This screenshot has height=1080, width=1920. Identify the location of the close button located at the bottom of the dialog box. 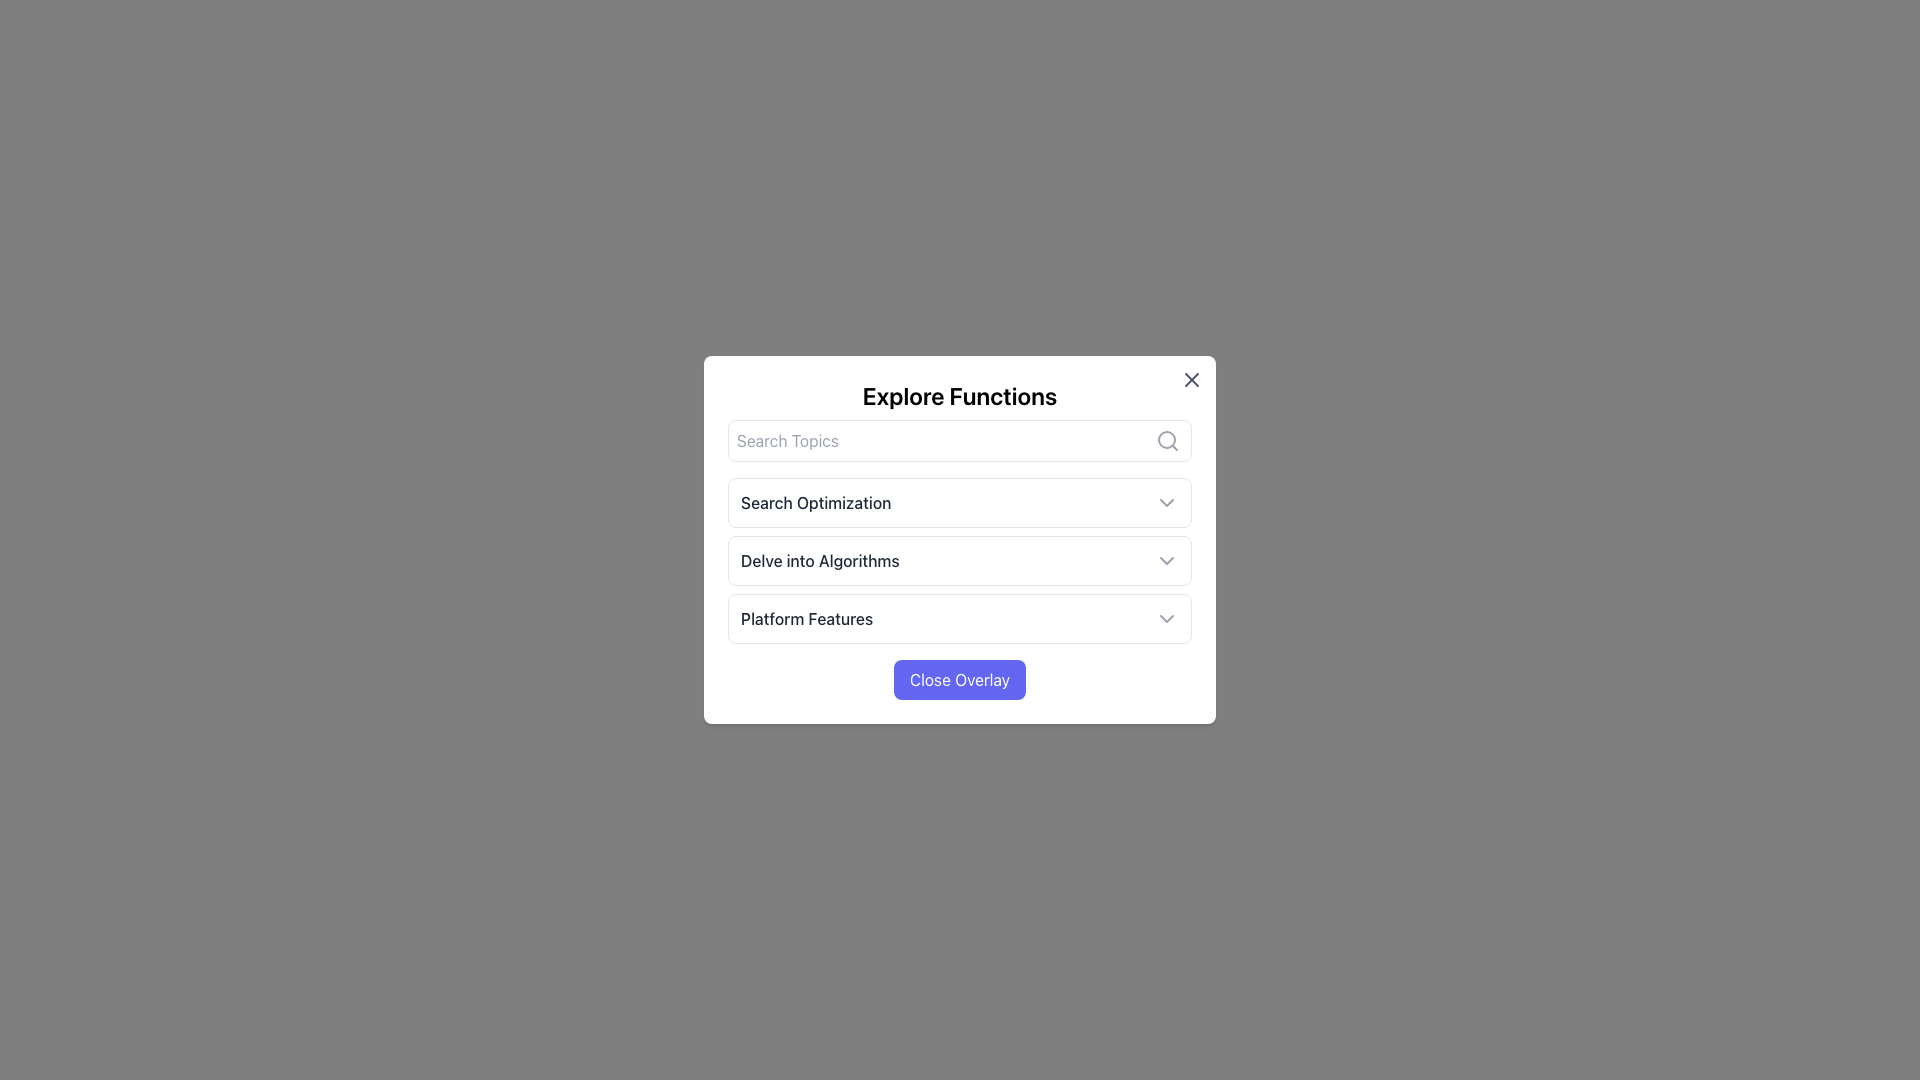
(960, 678).